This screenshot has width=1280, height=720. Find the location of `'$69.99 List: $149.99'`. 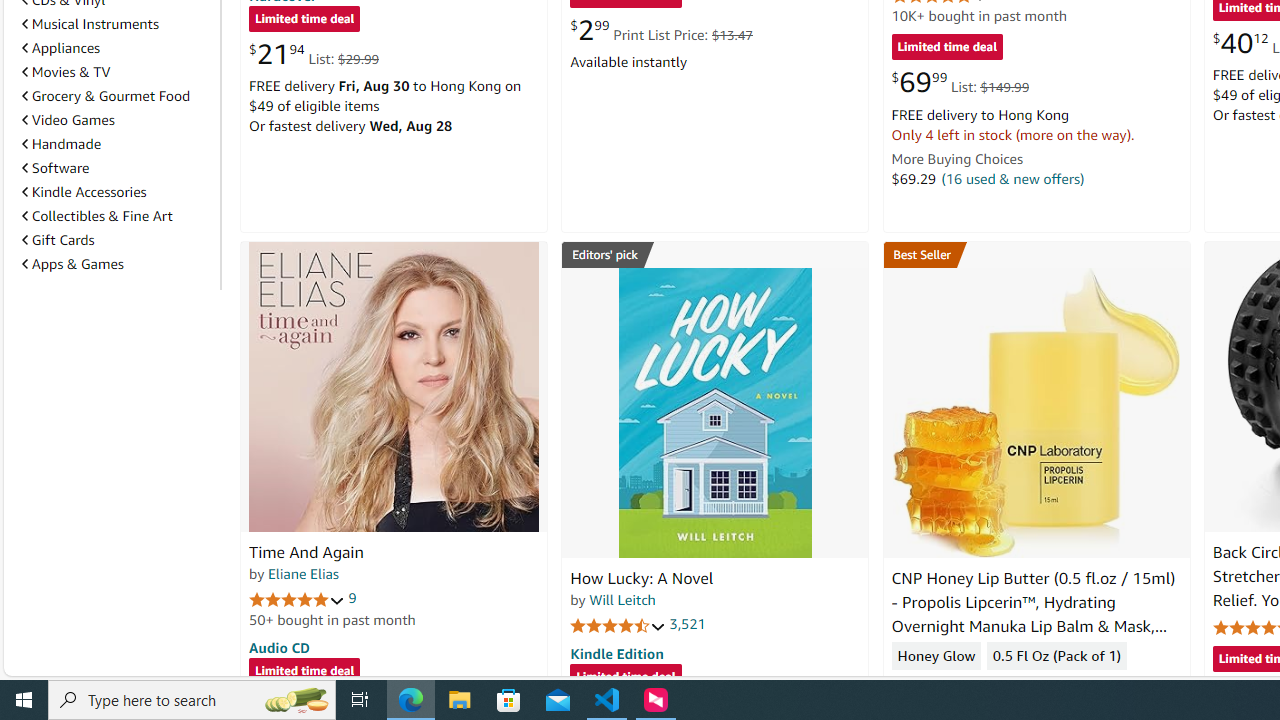

'$69.99 List: $149.99' is located at coordinates (960, 81).